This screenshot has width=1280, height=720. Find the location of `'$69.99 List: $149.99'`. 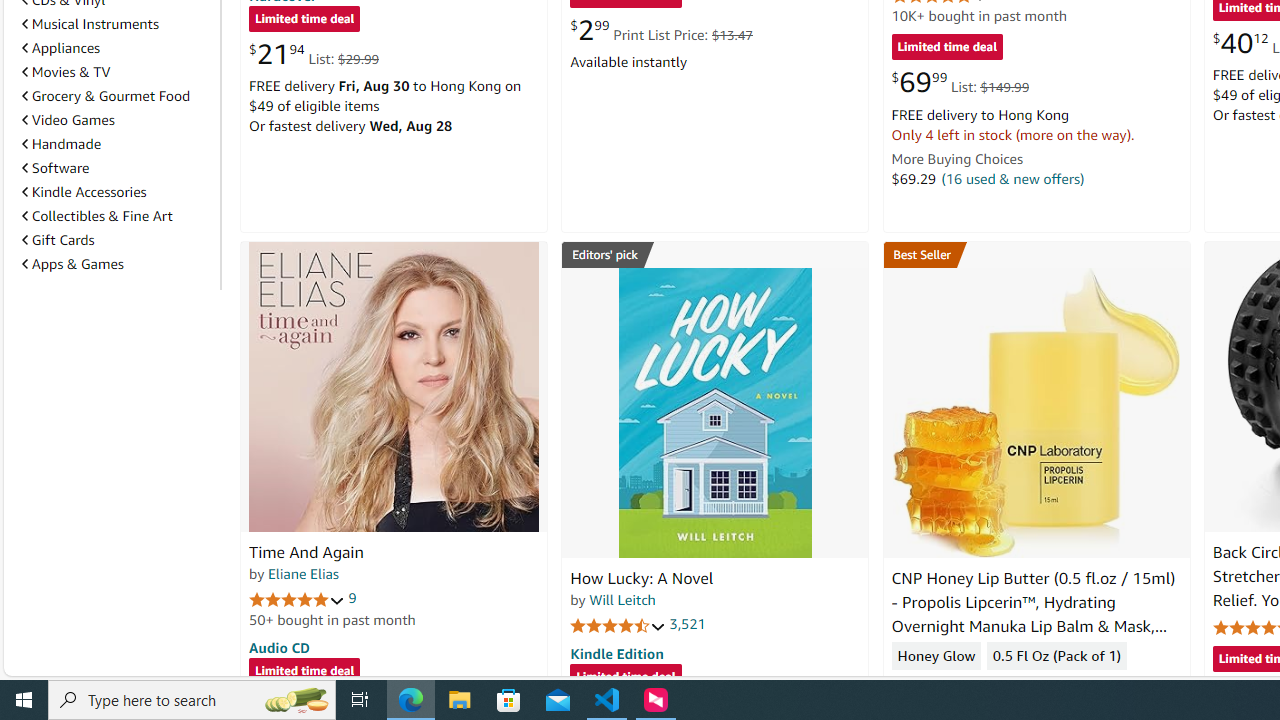

'$69.99 List: $149.99' is located at coordinates (960, 81).